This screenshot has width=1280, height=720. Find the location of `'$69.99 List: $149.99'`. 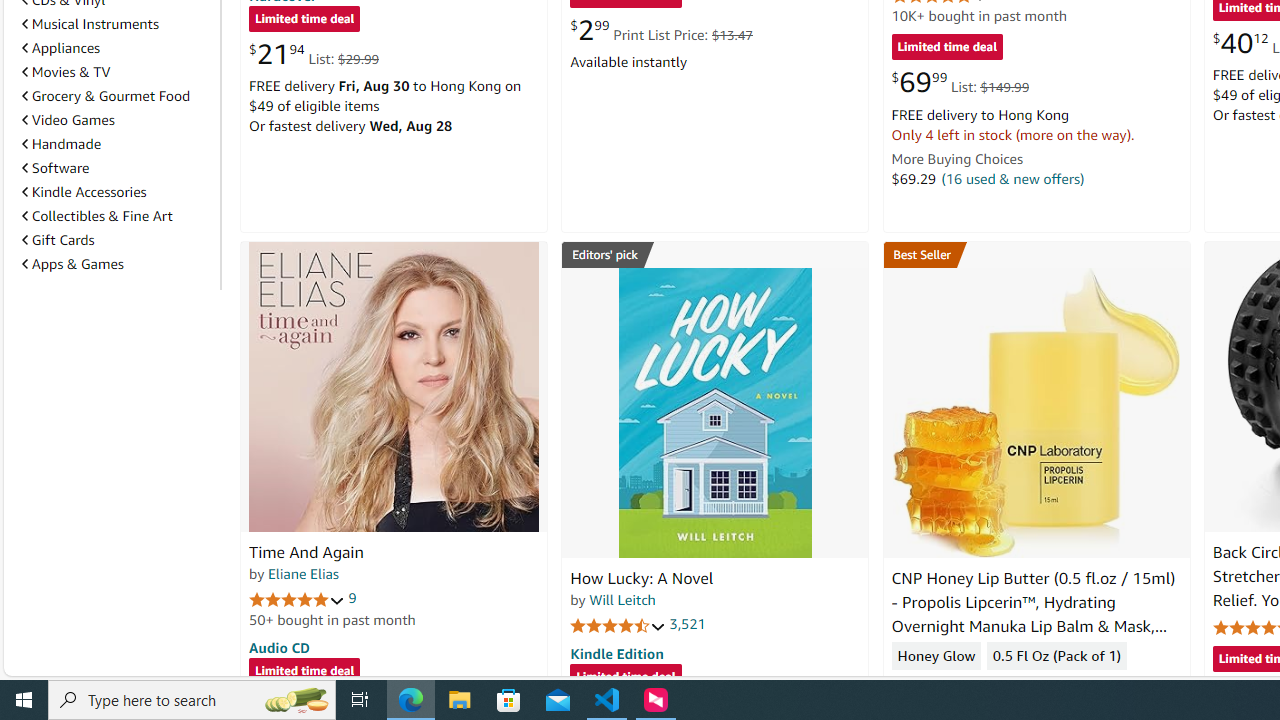

'$69.99 List: $149.99' is located at coordinates (960, 81).